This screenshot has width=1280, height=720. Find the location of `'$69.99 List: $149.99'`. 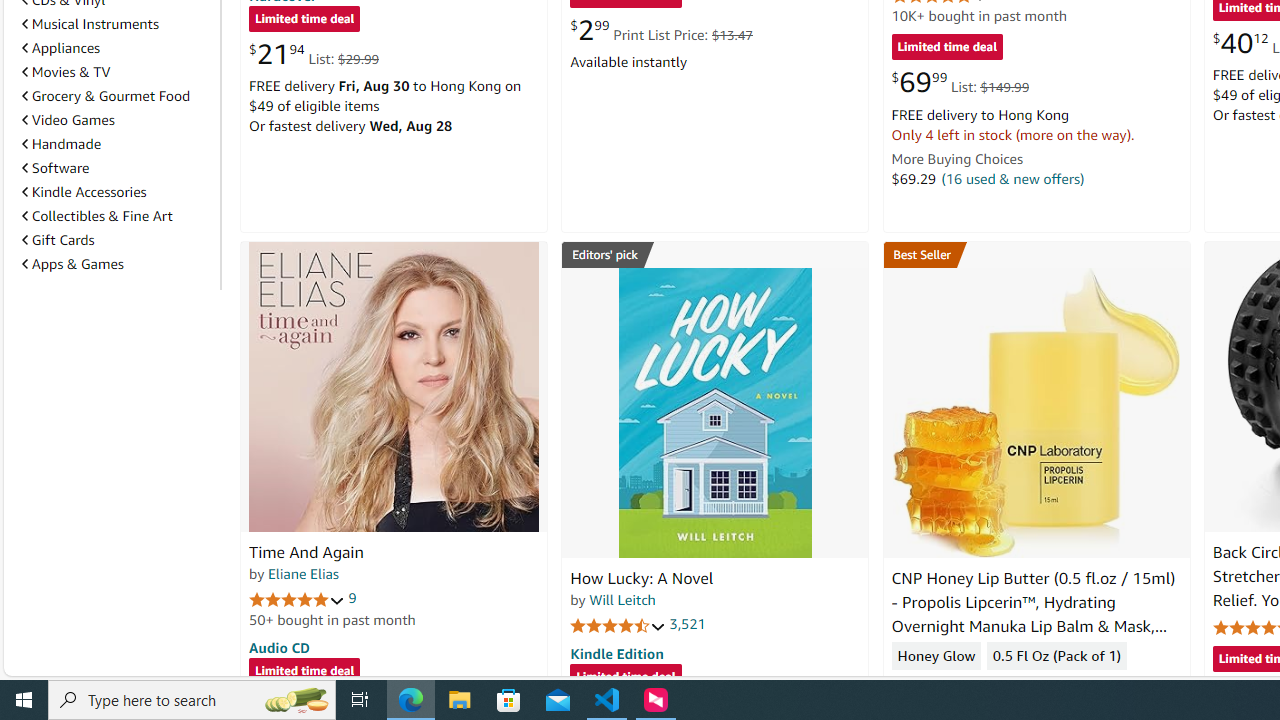

'$69.99 List: $149.99' is located at coordinates (960, 81).